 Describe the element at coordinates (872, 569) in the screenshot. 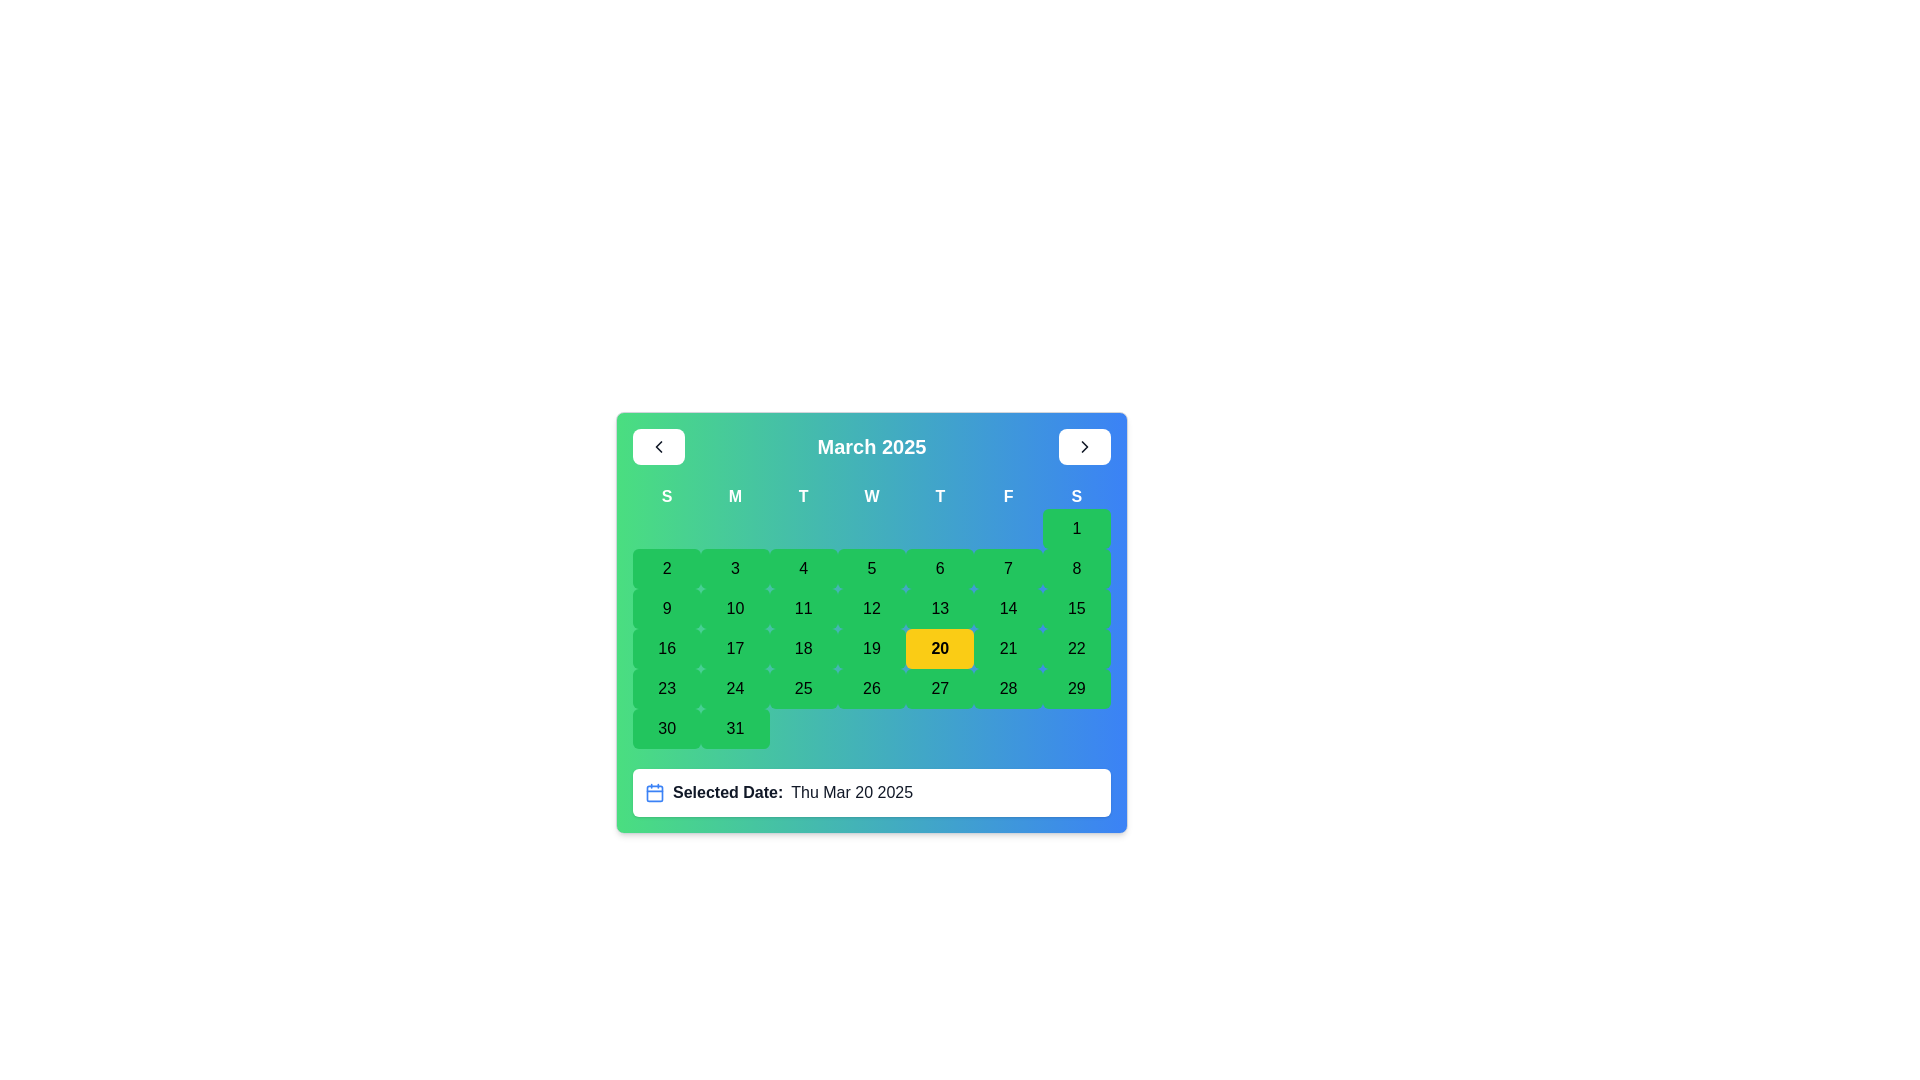

I see `the green button displaying the number '5', located in the second row and fifth column of the calendar grid` at that location.